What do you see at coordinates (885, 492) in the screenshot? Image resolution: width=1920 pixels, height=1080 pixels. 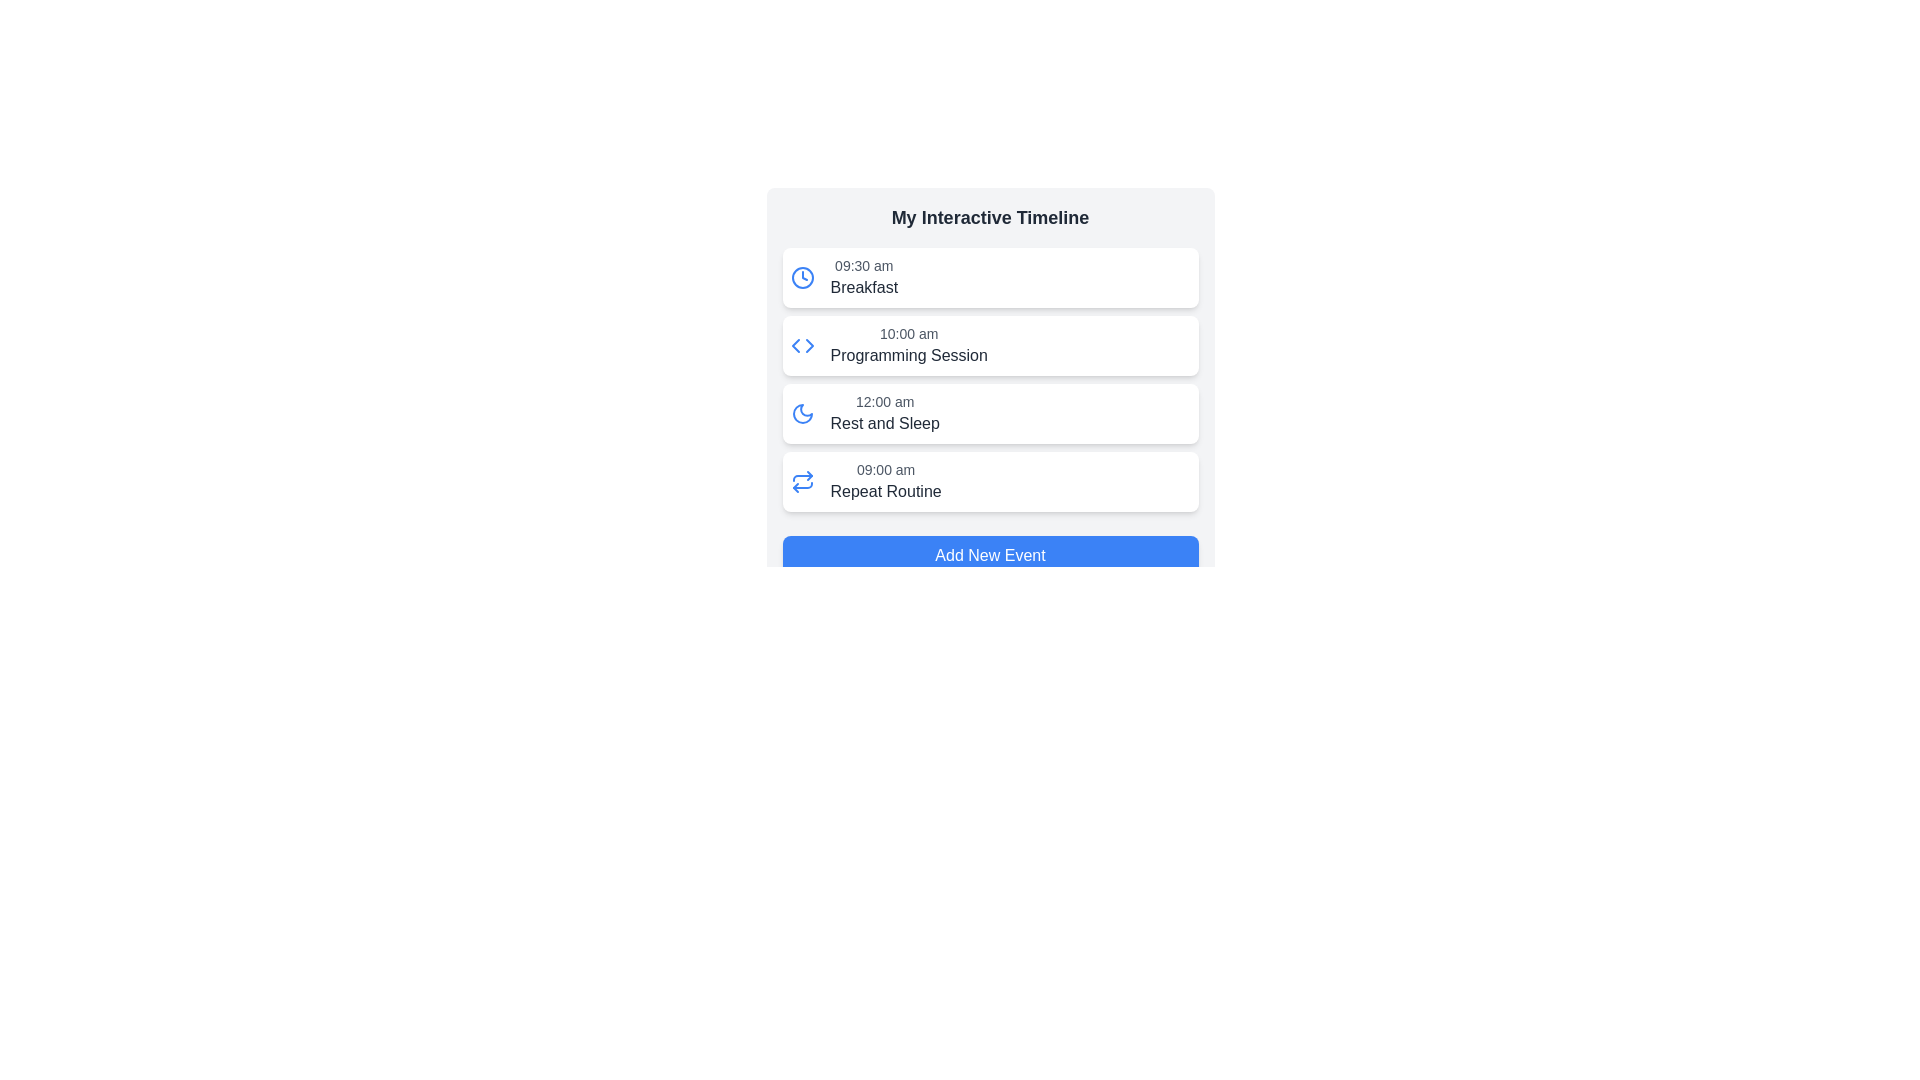 I see `text label displaying 'Repeat Routine' located within the timeline entry for '09:00 am', positioned at the bottom of the list of scheduled activities` at bounding box center [885, 492].